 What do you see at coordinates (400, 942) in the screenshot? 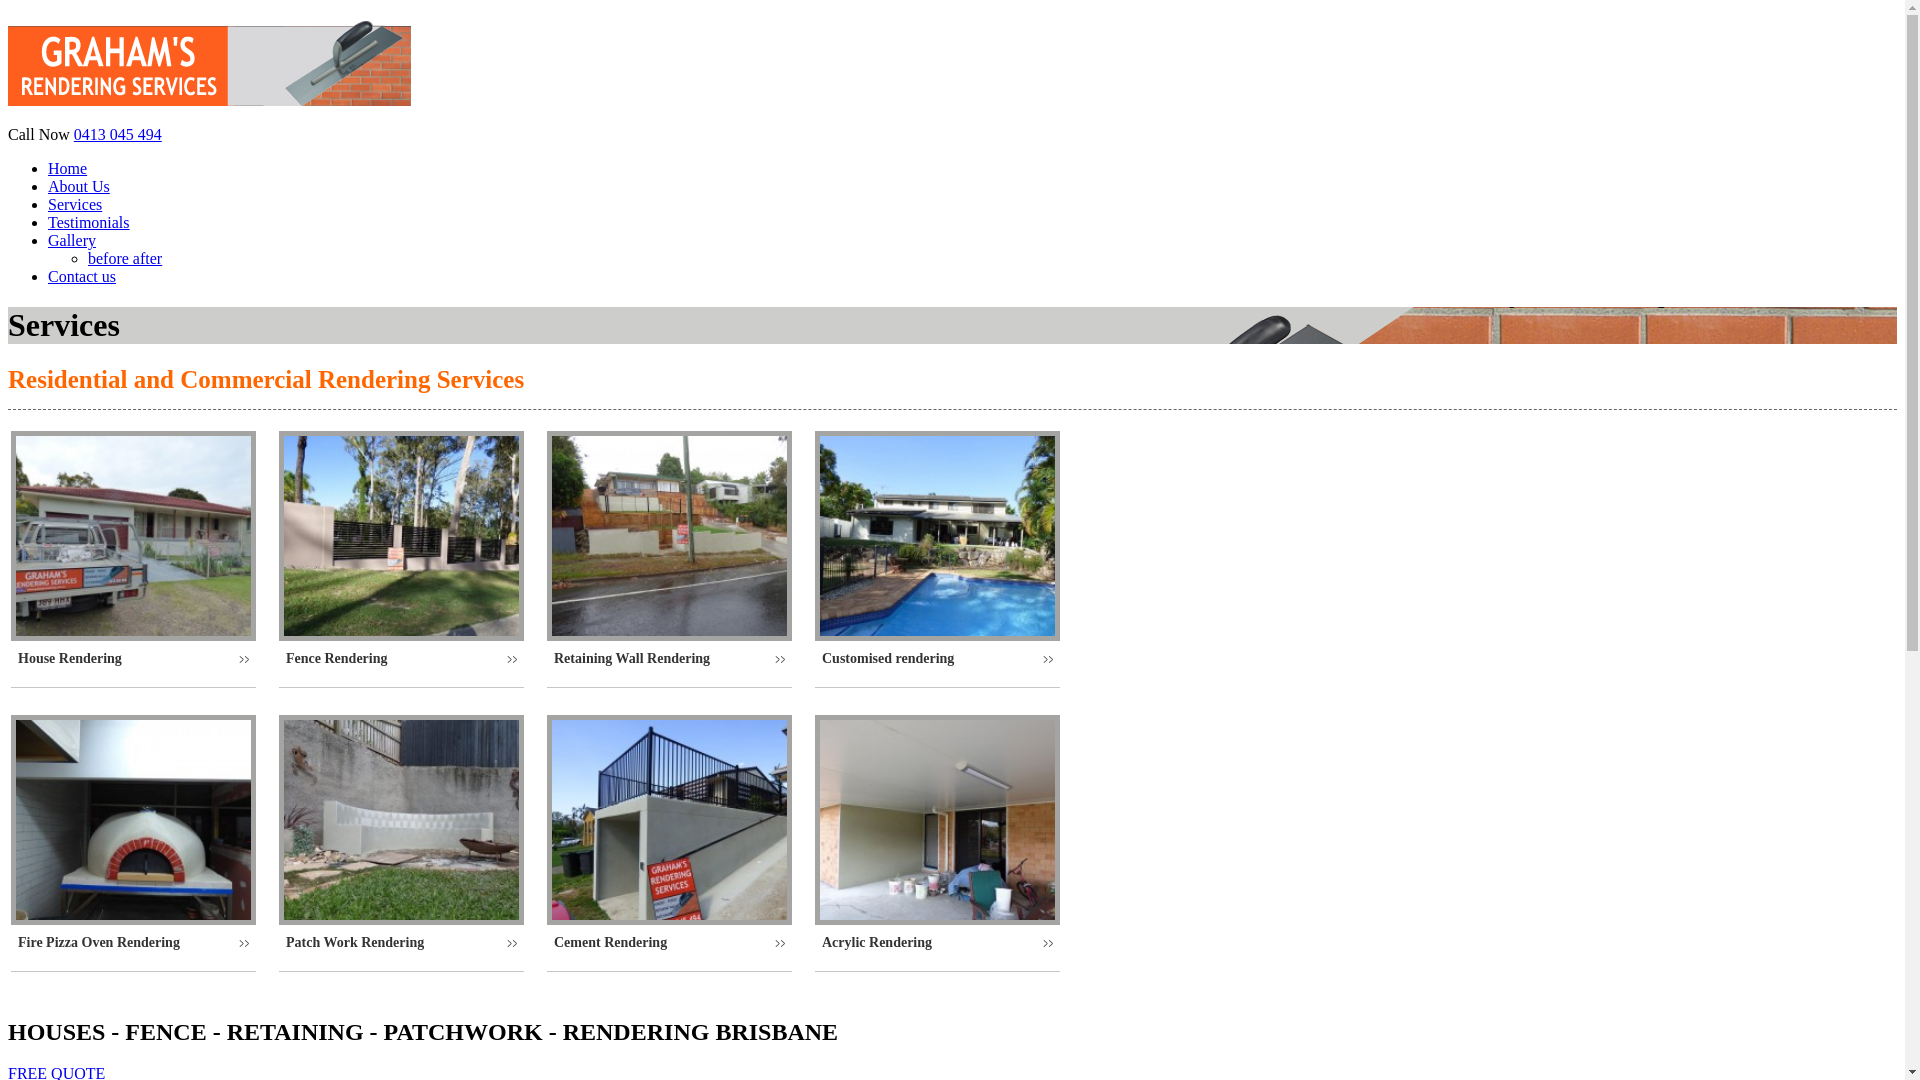
I see `'Patch Work Rendering'` at bounding box center [400, 942].